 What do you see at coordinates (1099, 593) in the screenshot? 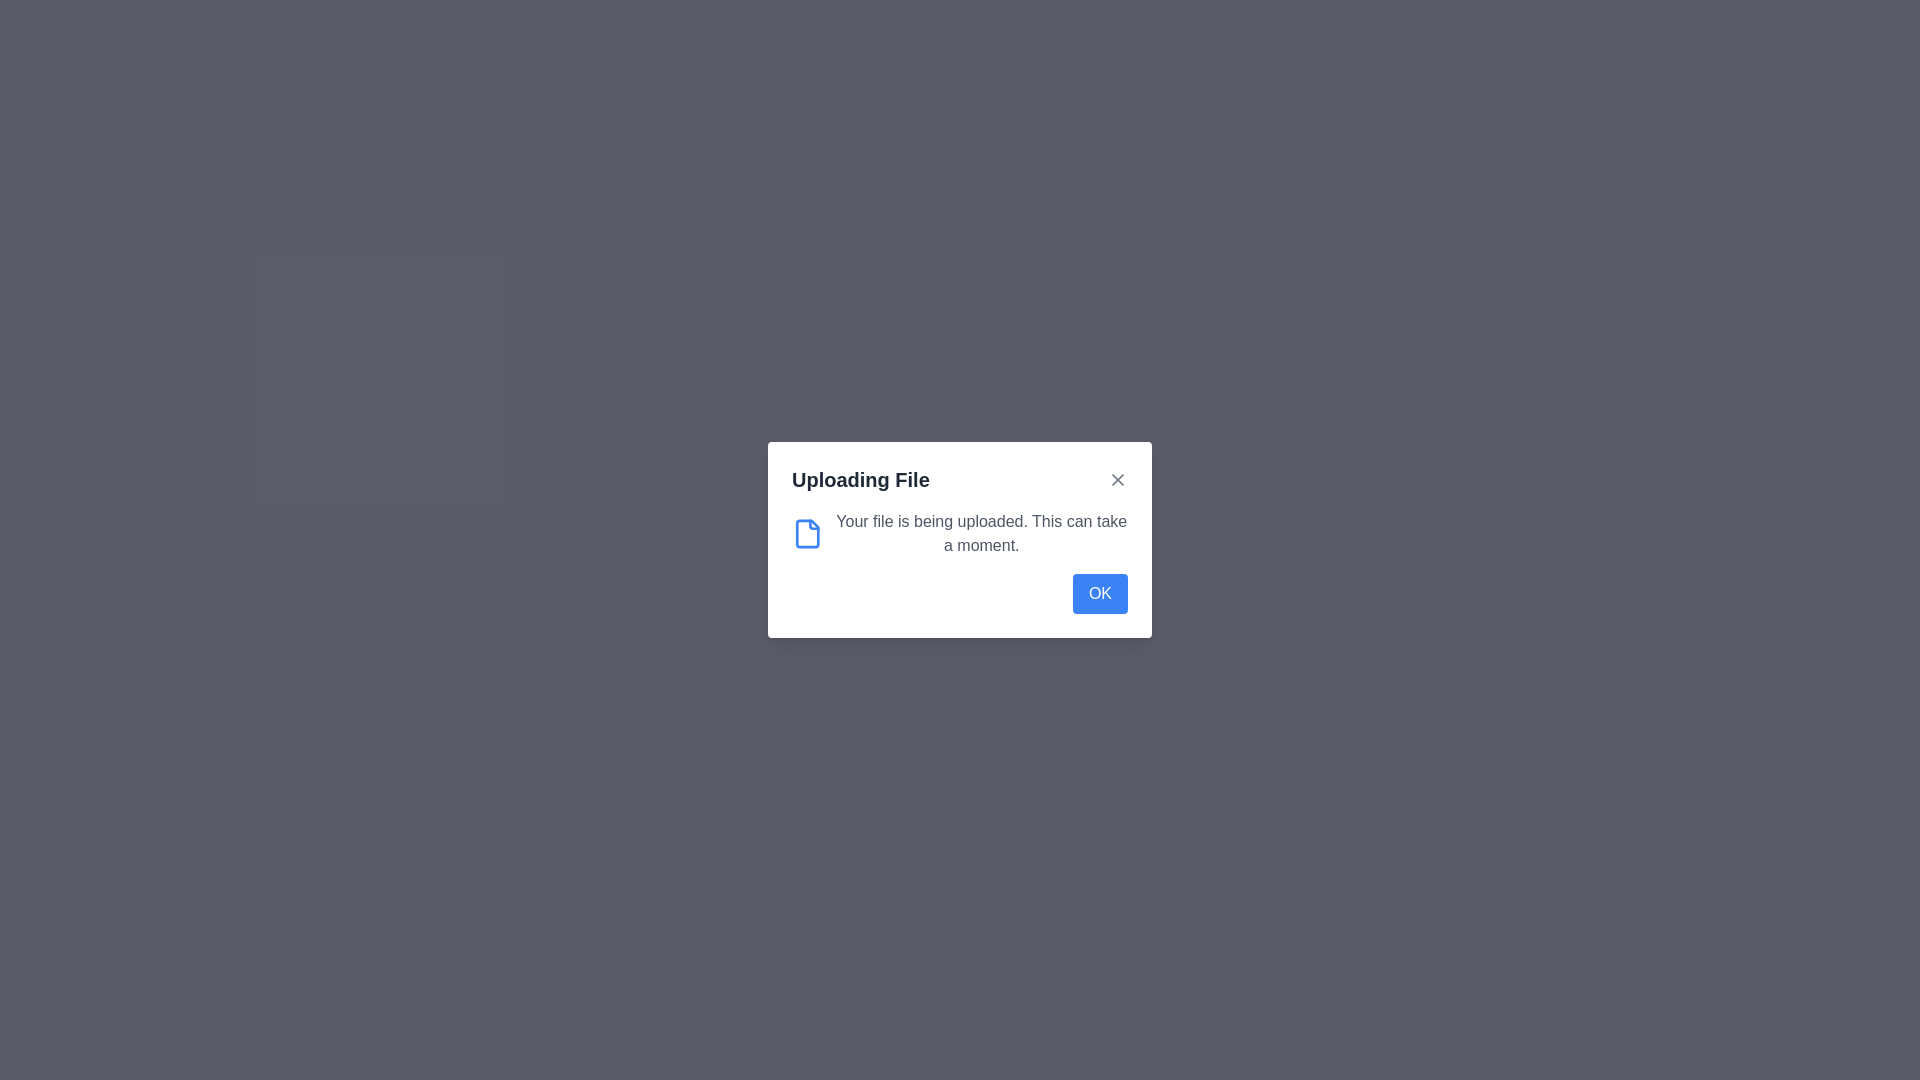
I see `the confirmation button located at the bottom-right corner of the 'Uploading File' dialog to confirm and dismiss the popup` at bounding box center [1099, 593].